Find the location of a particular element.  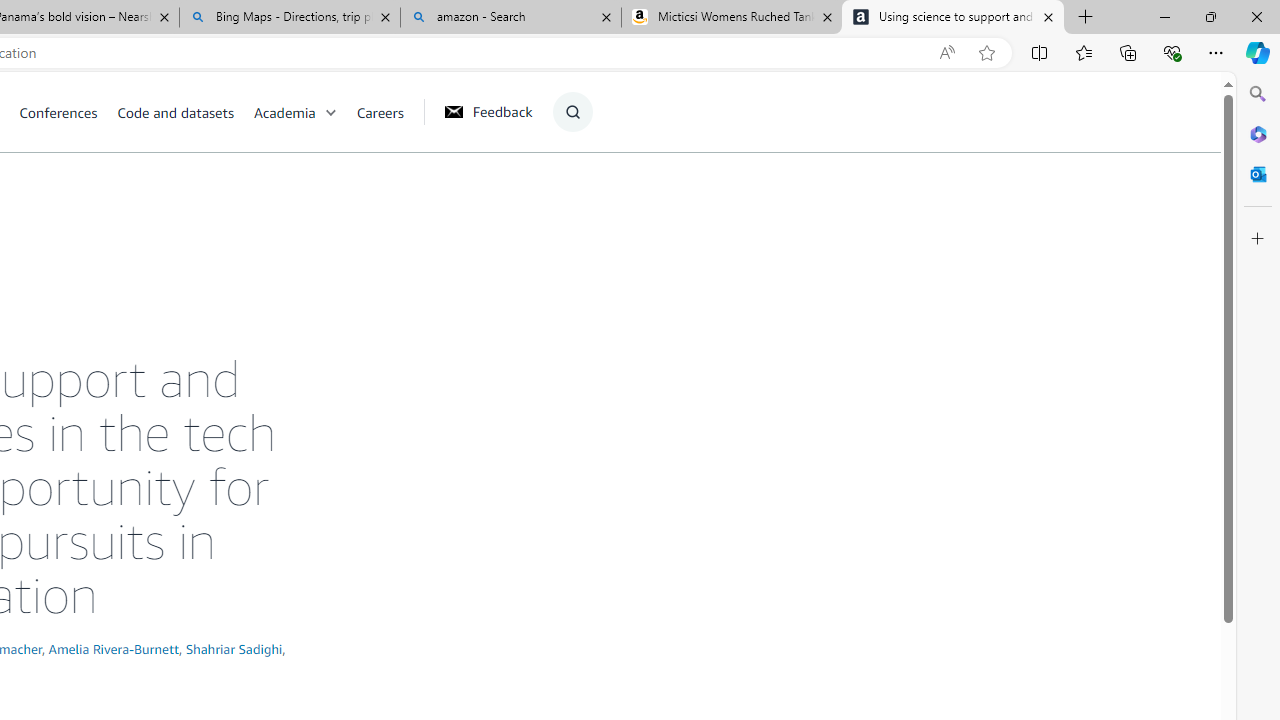

'Amelia Rivera-Burnett' is located at coordinates (112, 648).